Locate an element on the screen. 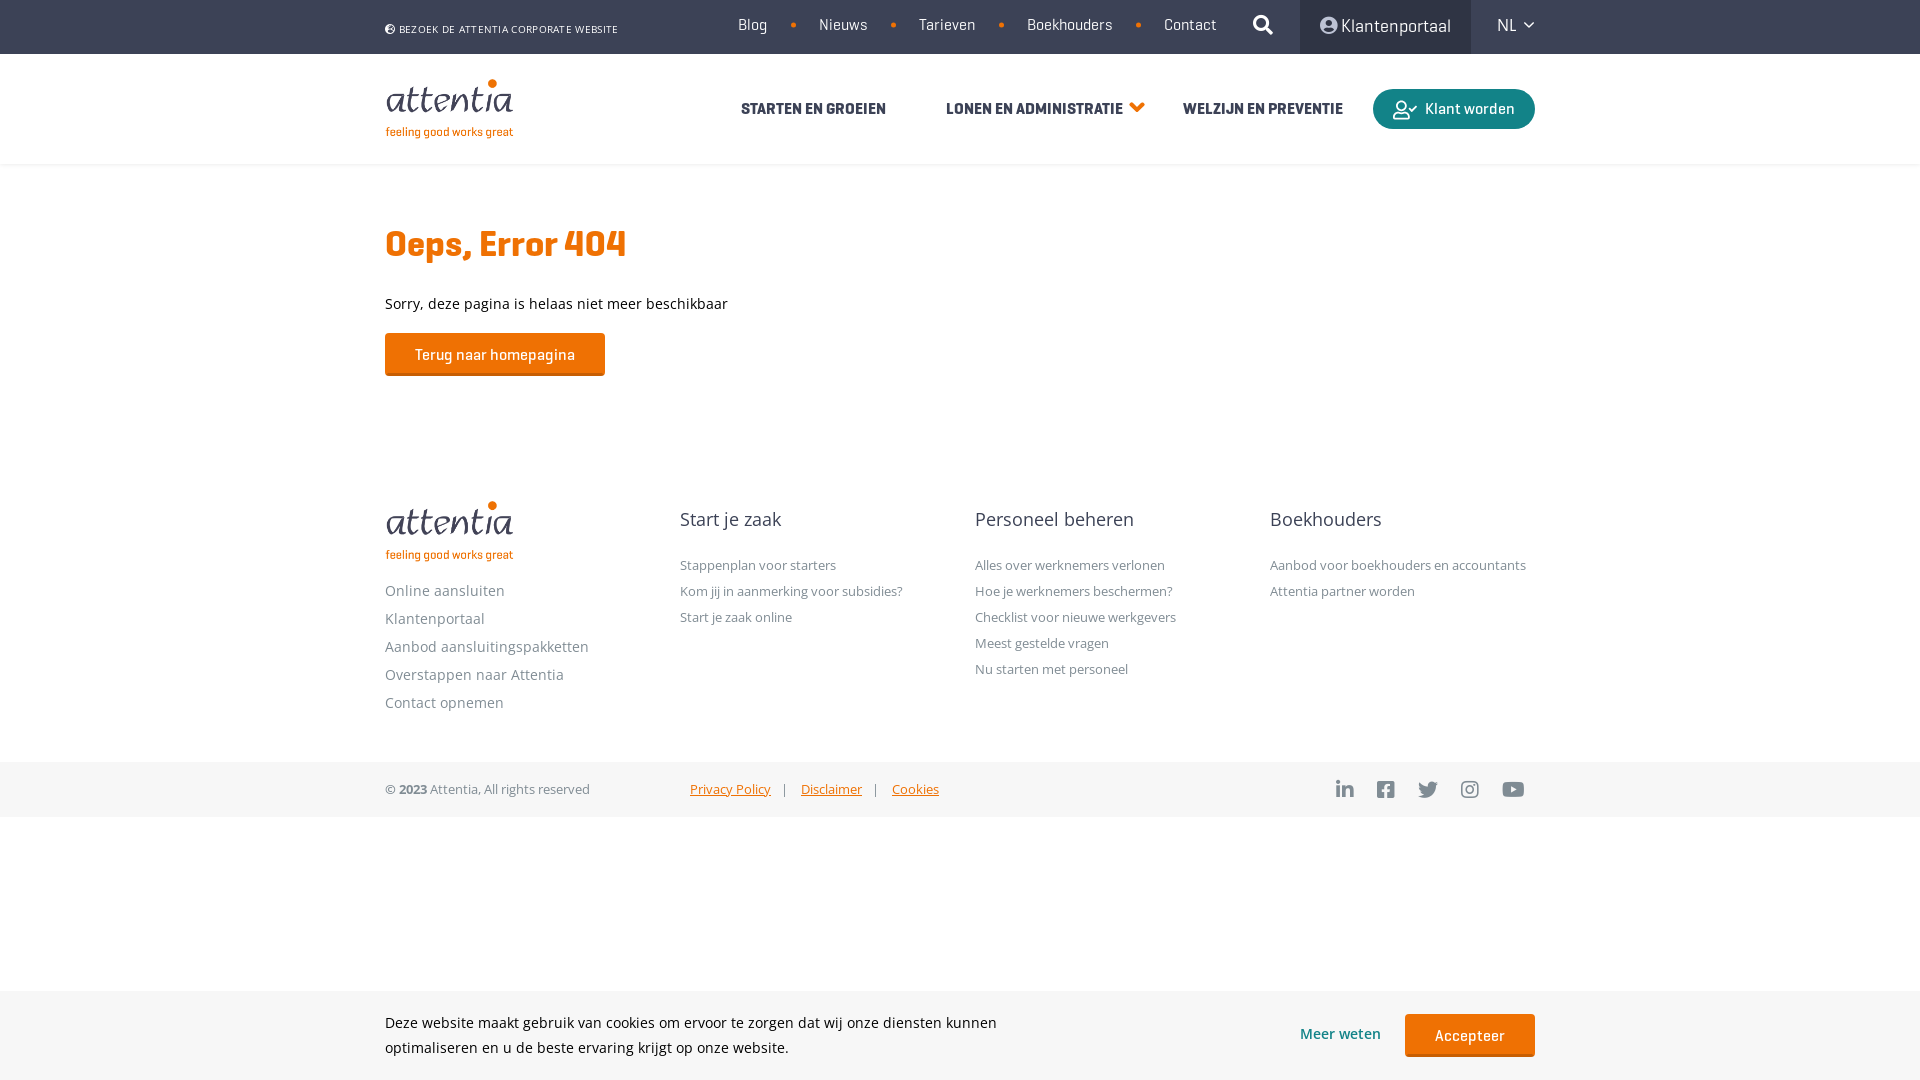  'Blog' is located at coordinates (751, 24).